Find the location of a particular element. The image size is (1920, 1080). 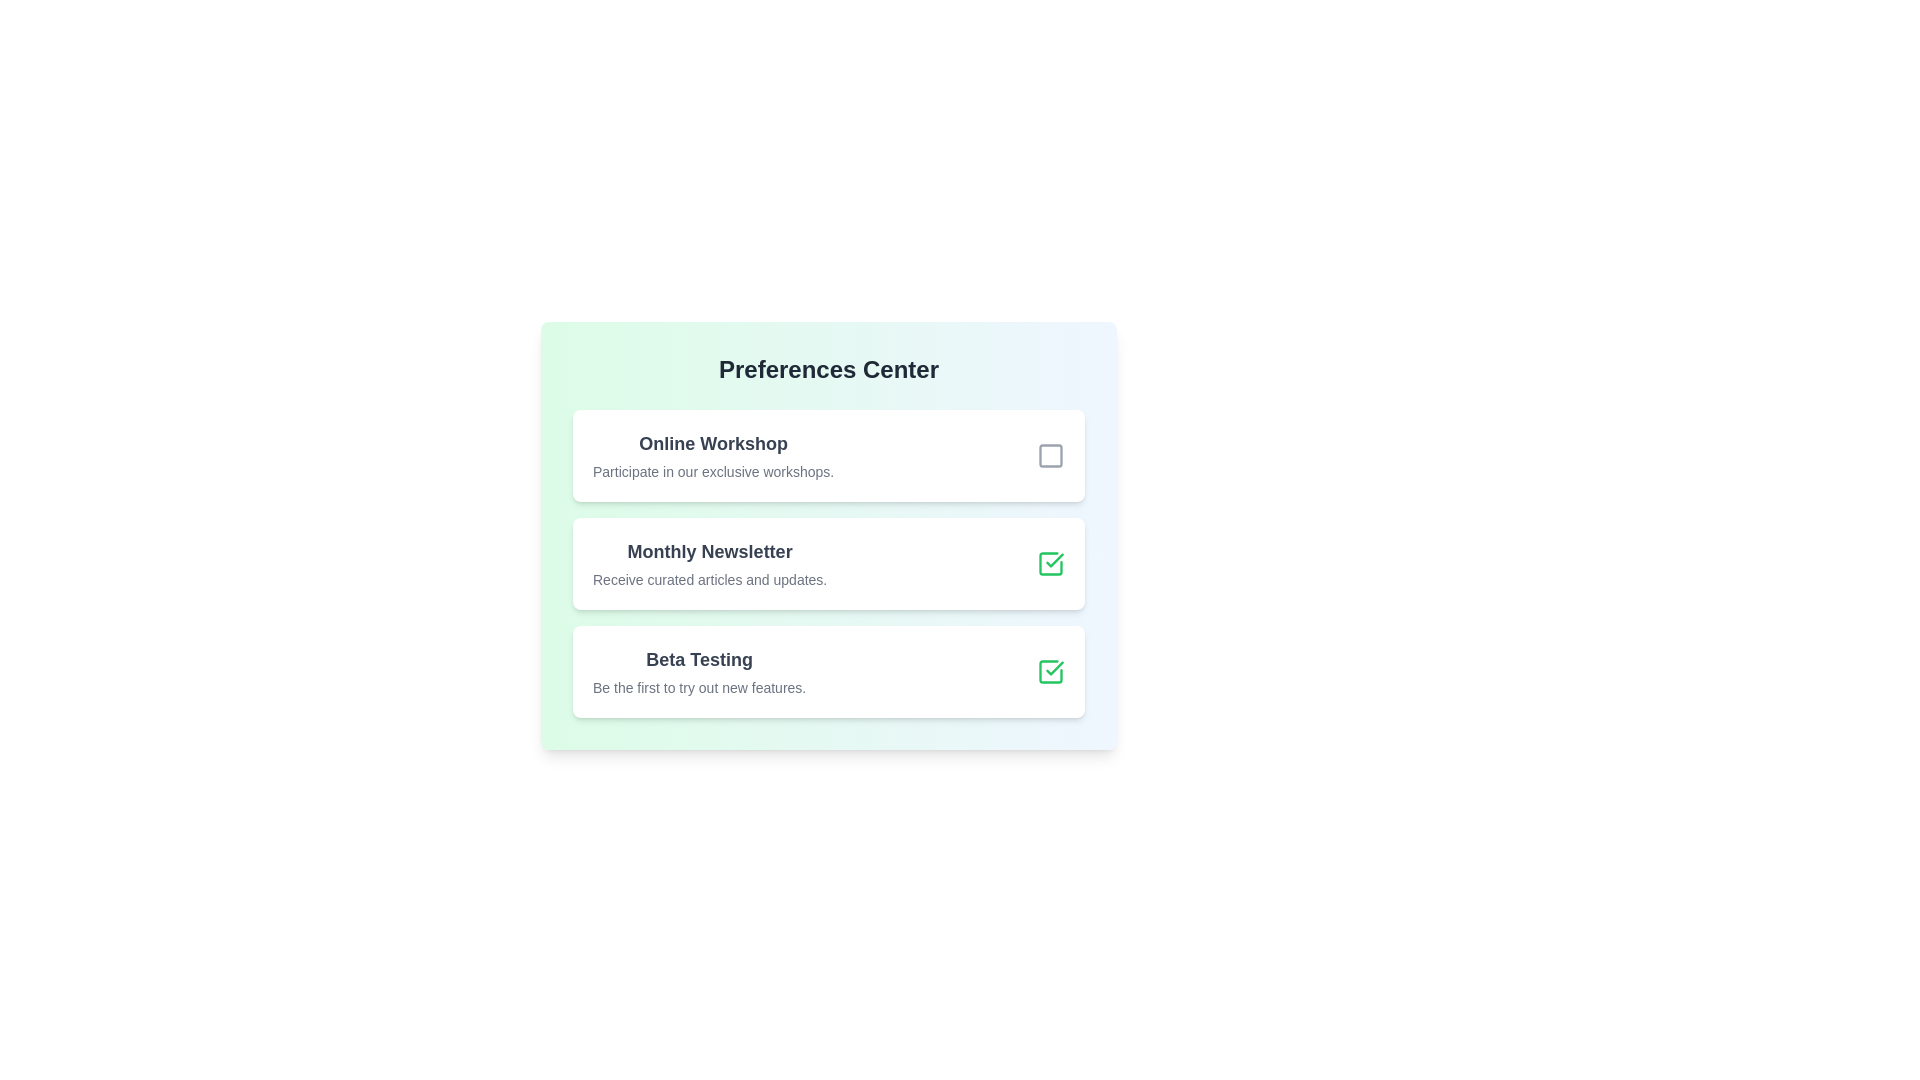

the informational text block about the 'Online Workshop' located at the top of the 'Preferences Center' is located at coordinates (713, 455).